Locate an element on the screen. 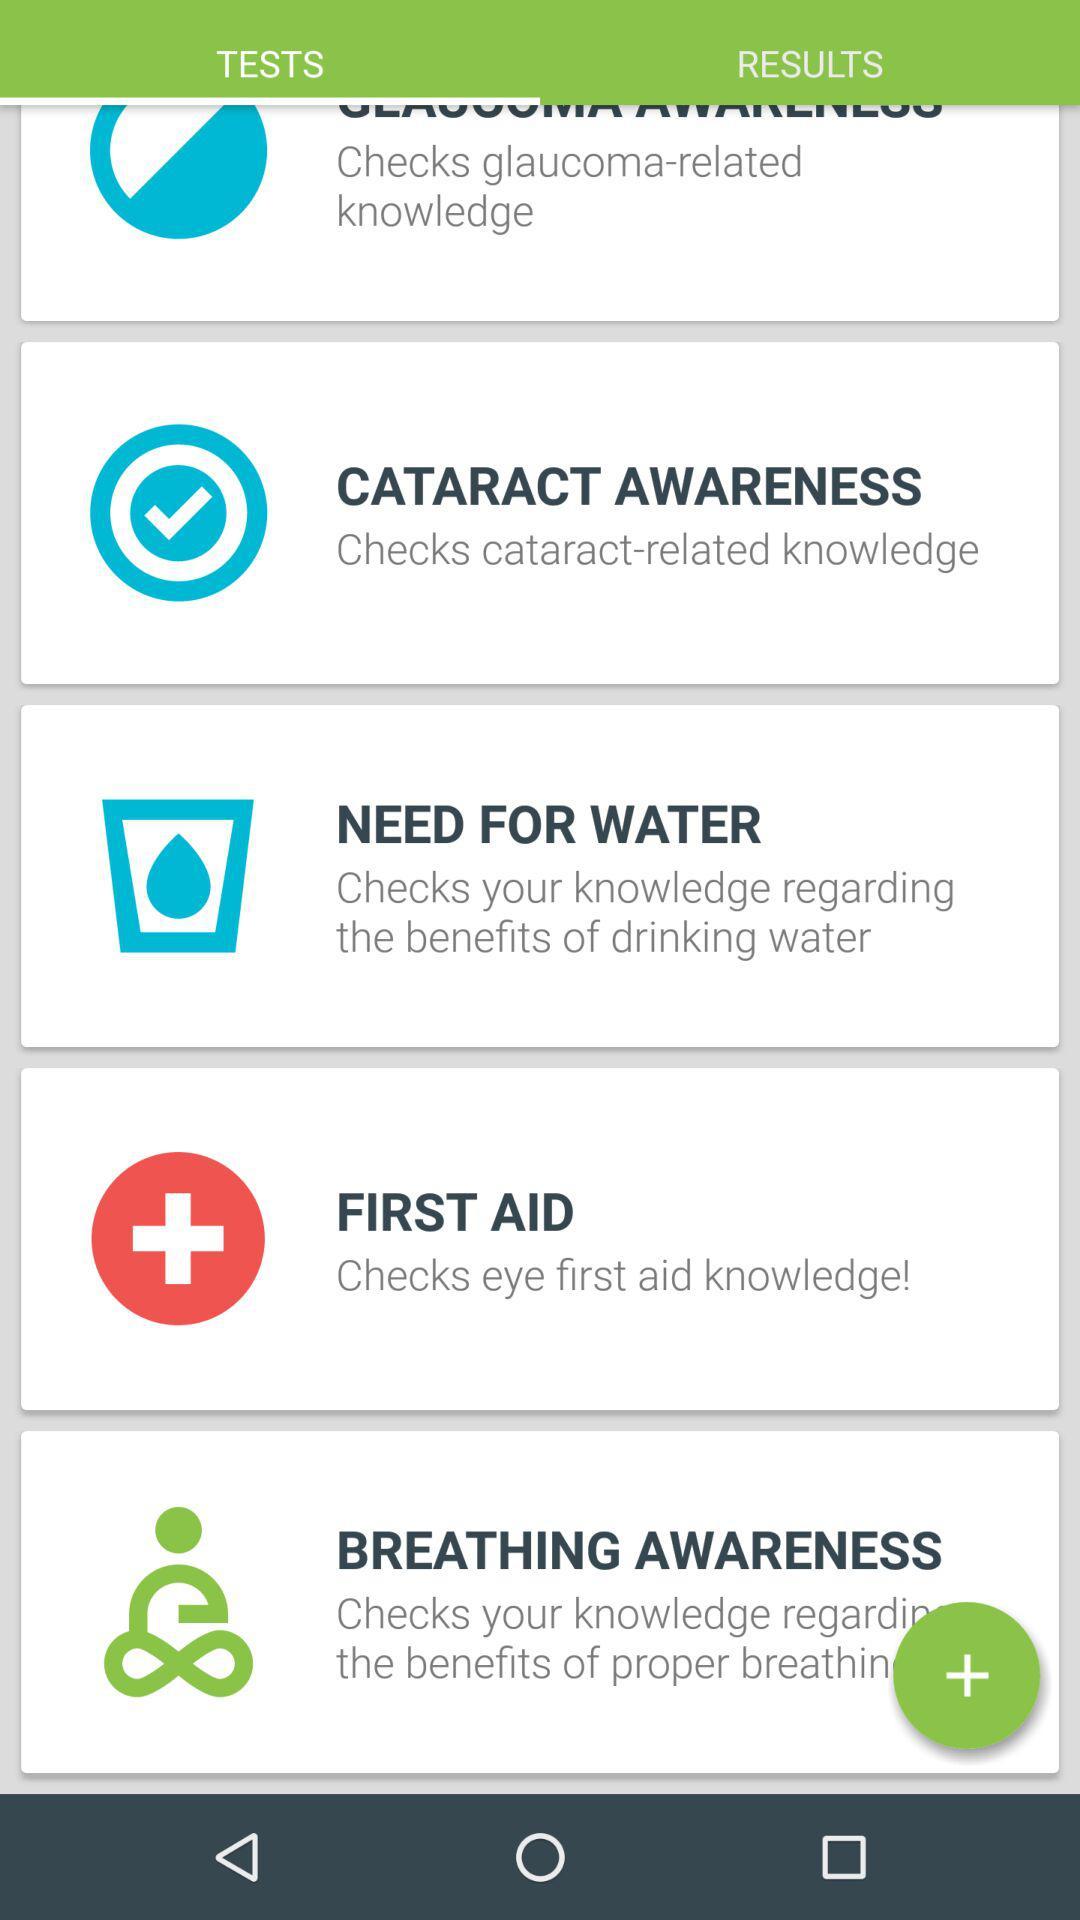 This screenshot has width=1080, height=1920. the icon above checks glaucoma related item is located at coordinates (810, 52).